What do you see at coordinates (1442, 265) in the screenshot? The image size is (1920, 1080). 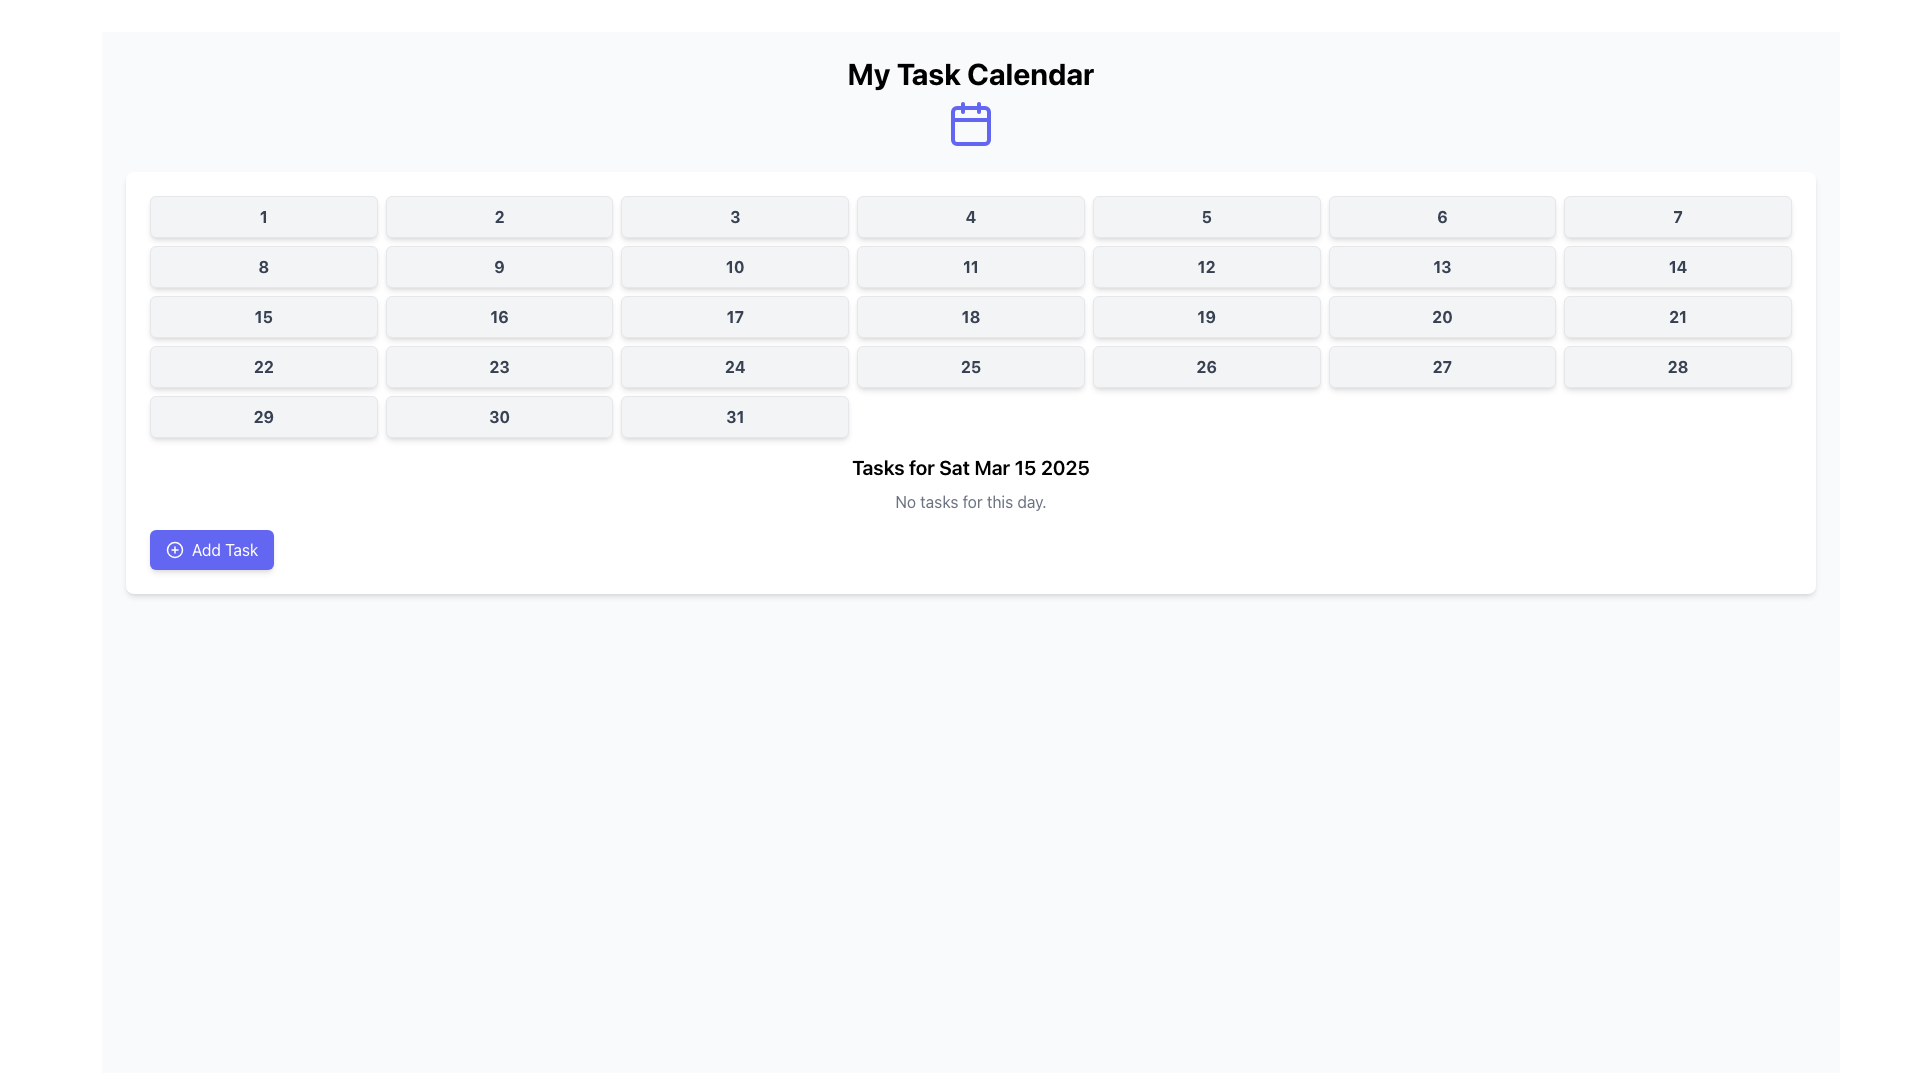 I see `the rectangular button with rounded corners displaying the number '13'` at bounding box center [1442, 265].